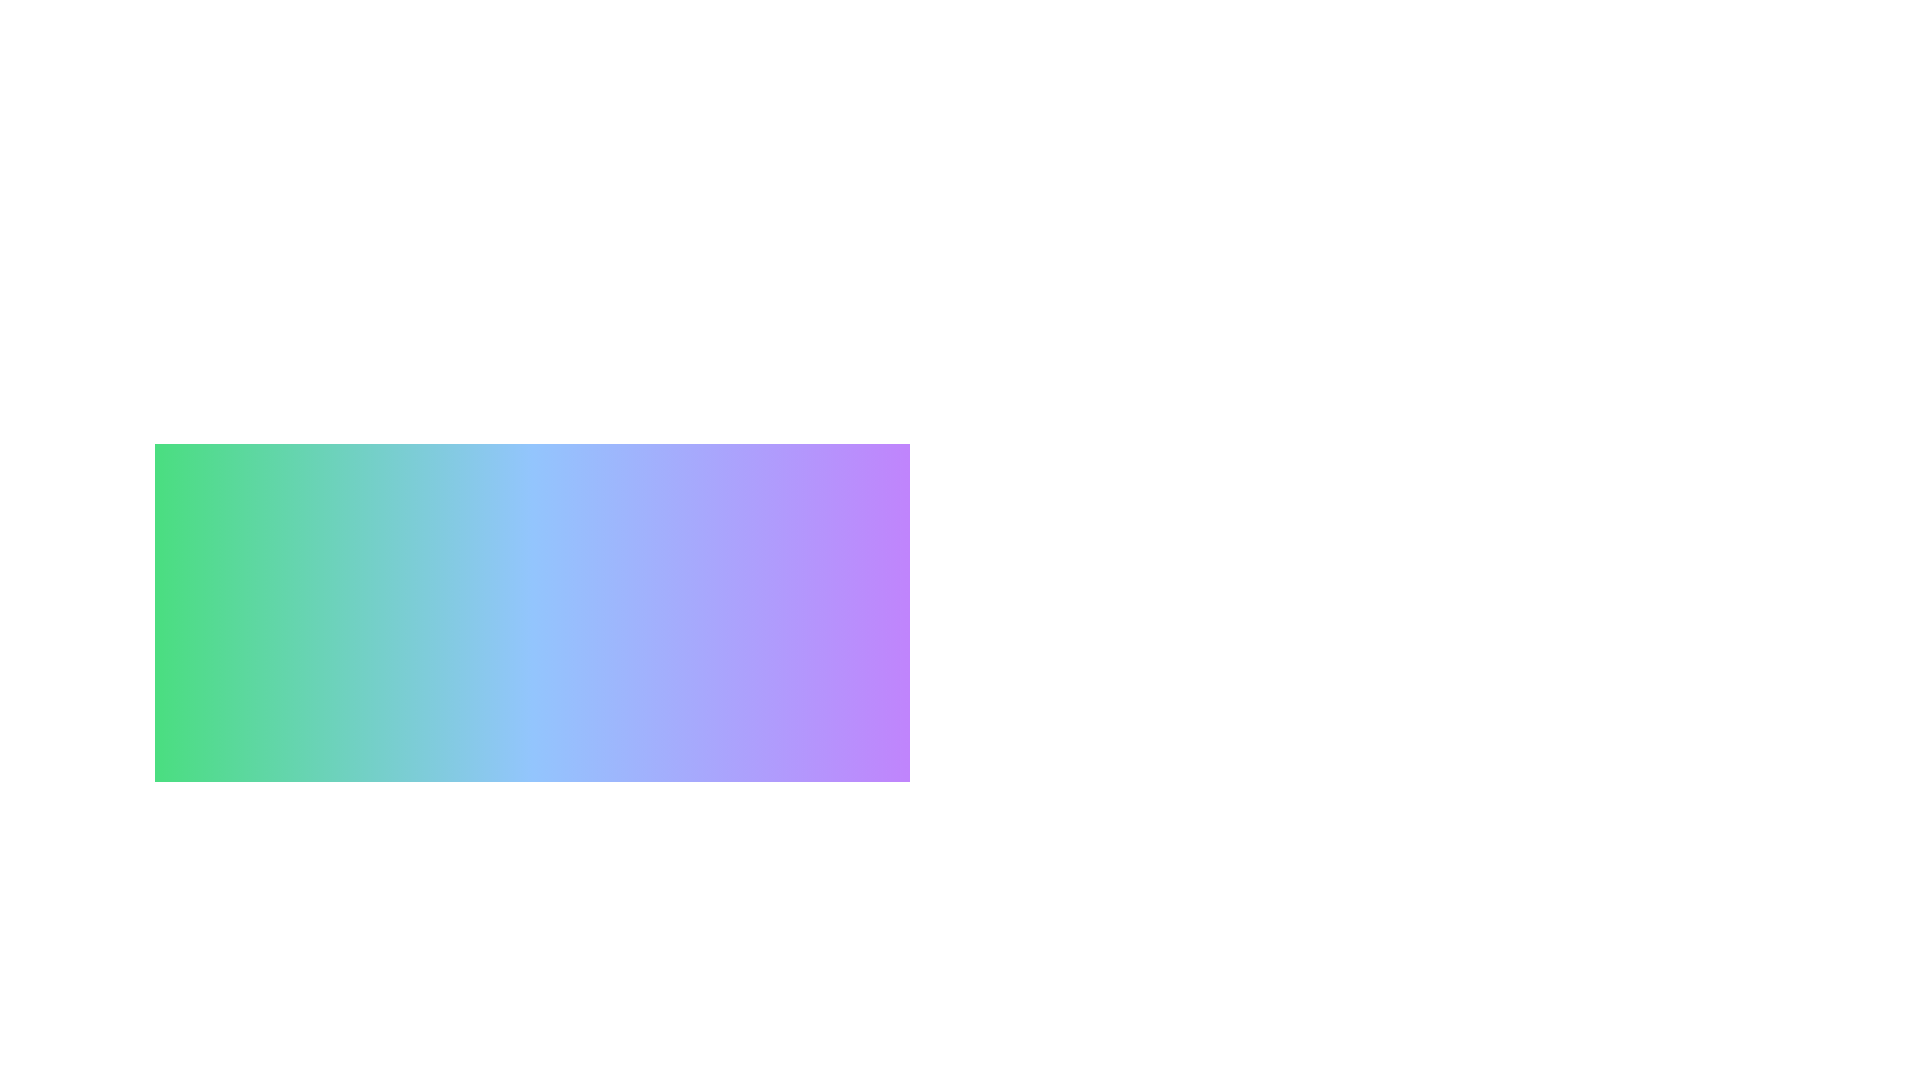  What do you see at coordinates (532, 1048) in the screenshot?
I see `the preference Art to observe visual feedback` at bounding box center [532, 1048].